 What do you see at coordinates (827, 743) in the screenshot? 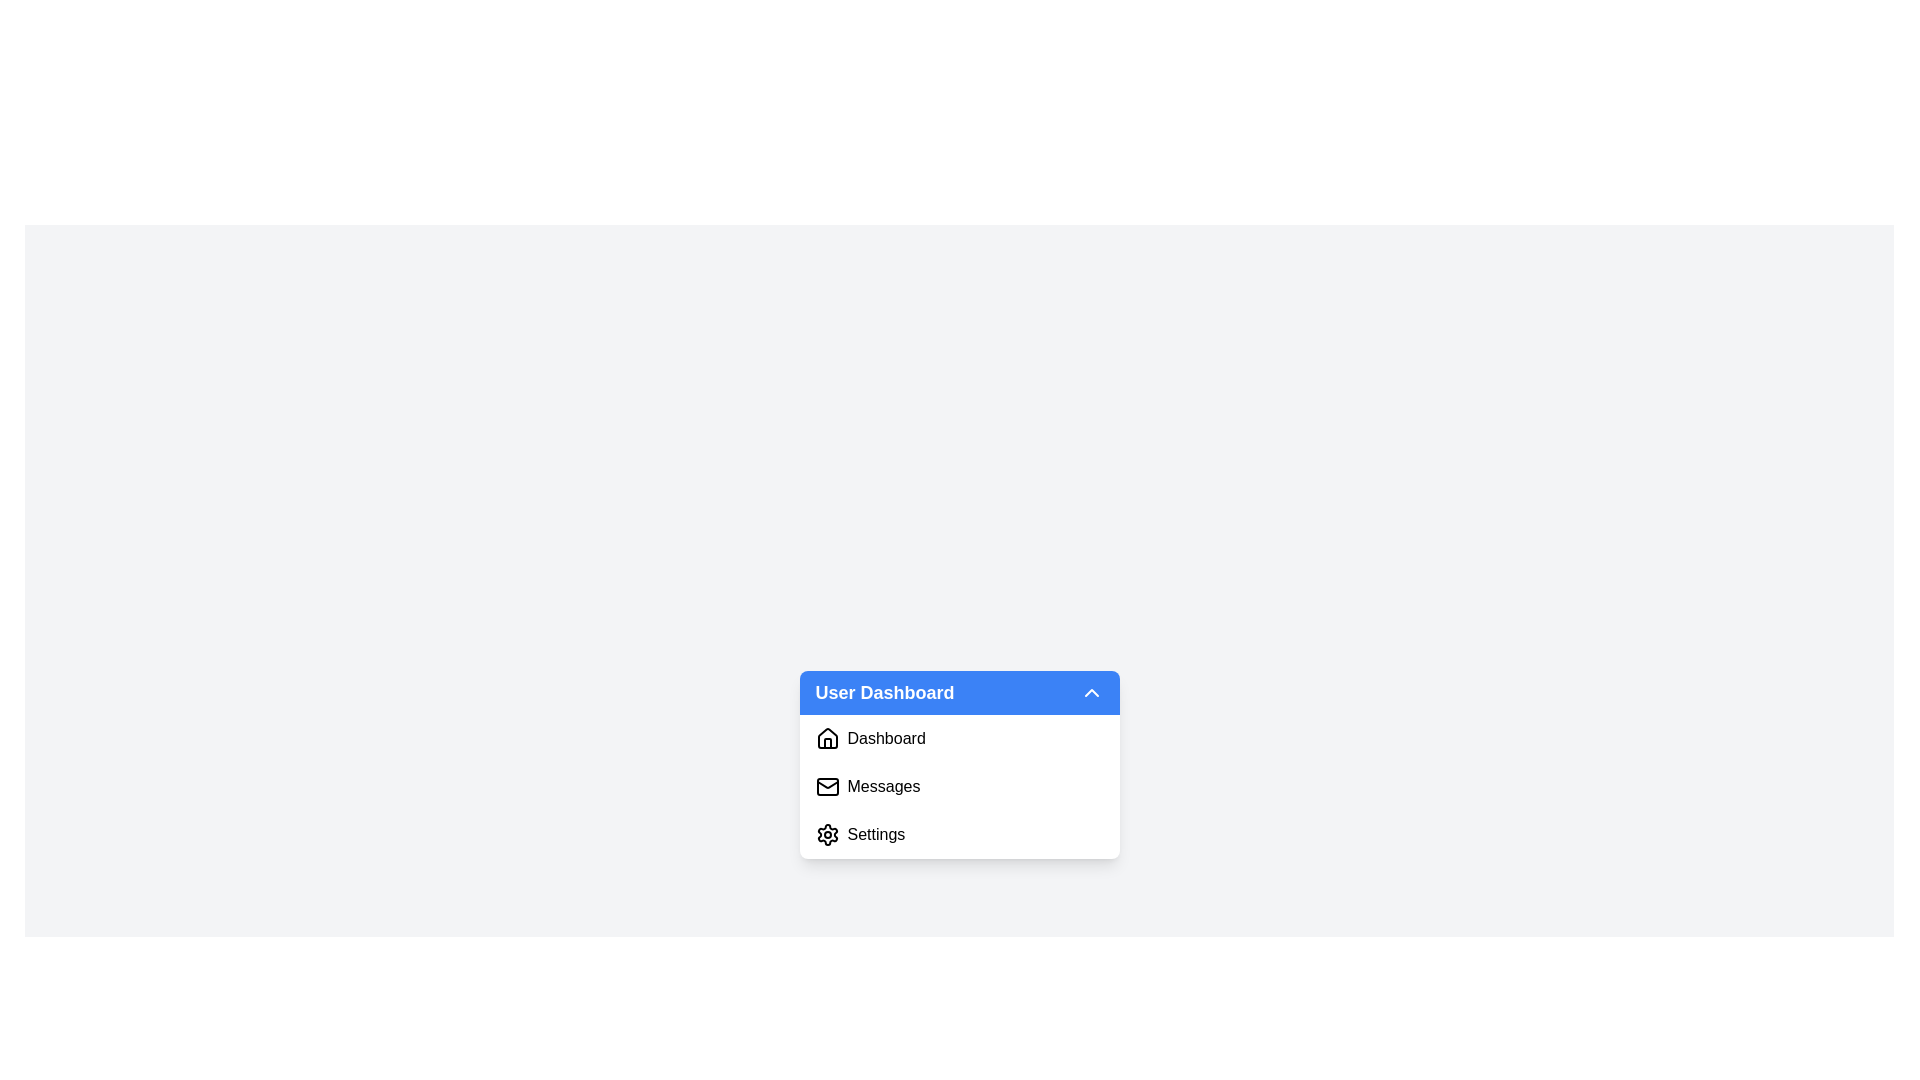
I see `the bottom part of the house icon in the navigation menu under the 'Dashboard' option` at bounding box center [827, 743].